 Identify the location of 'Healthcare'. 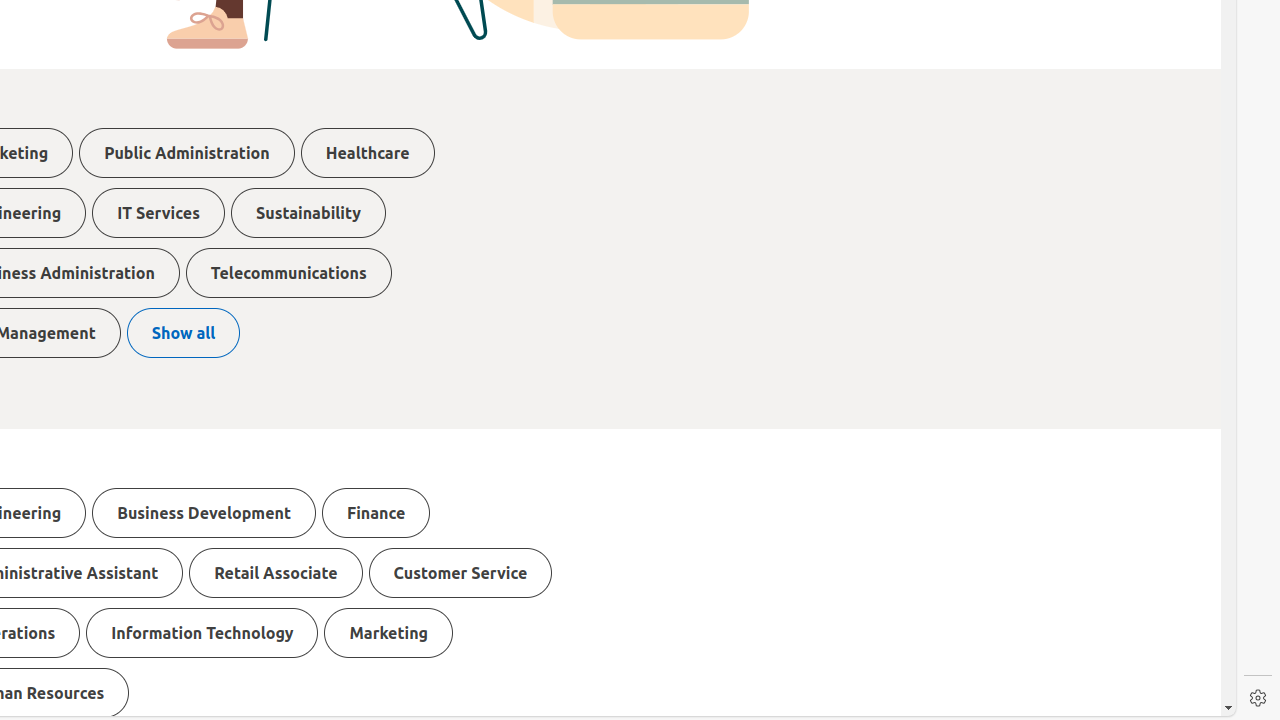
(367, 152).